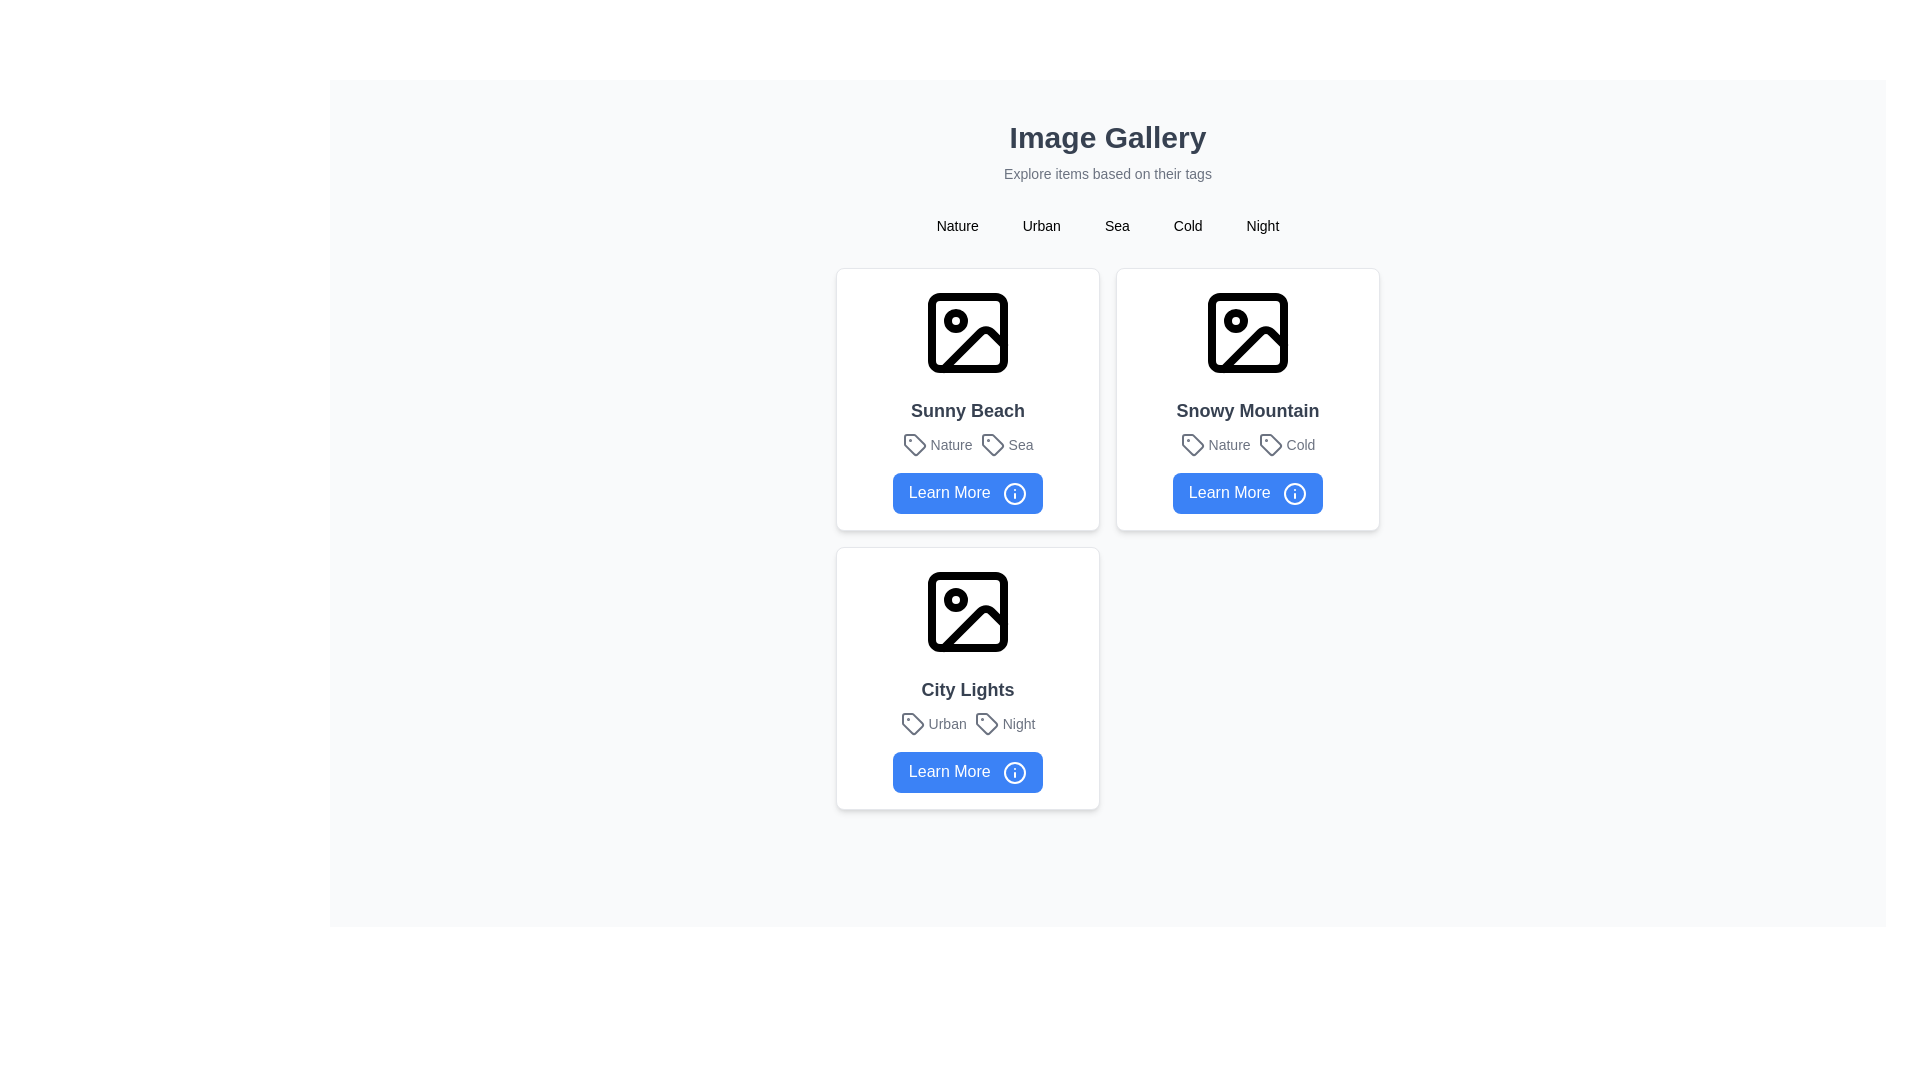 The image size is (1920, 1080). I want to click on the 'Snowy Mountain' card, which is the second card in the grid layout, providing a preview of its associated content and tags, so click(1247, 398).